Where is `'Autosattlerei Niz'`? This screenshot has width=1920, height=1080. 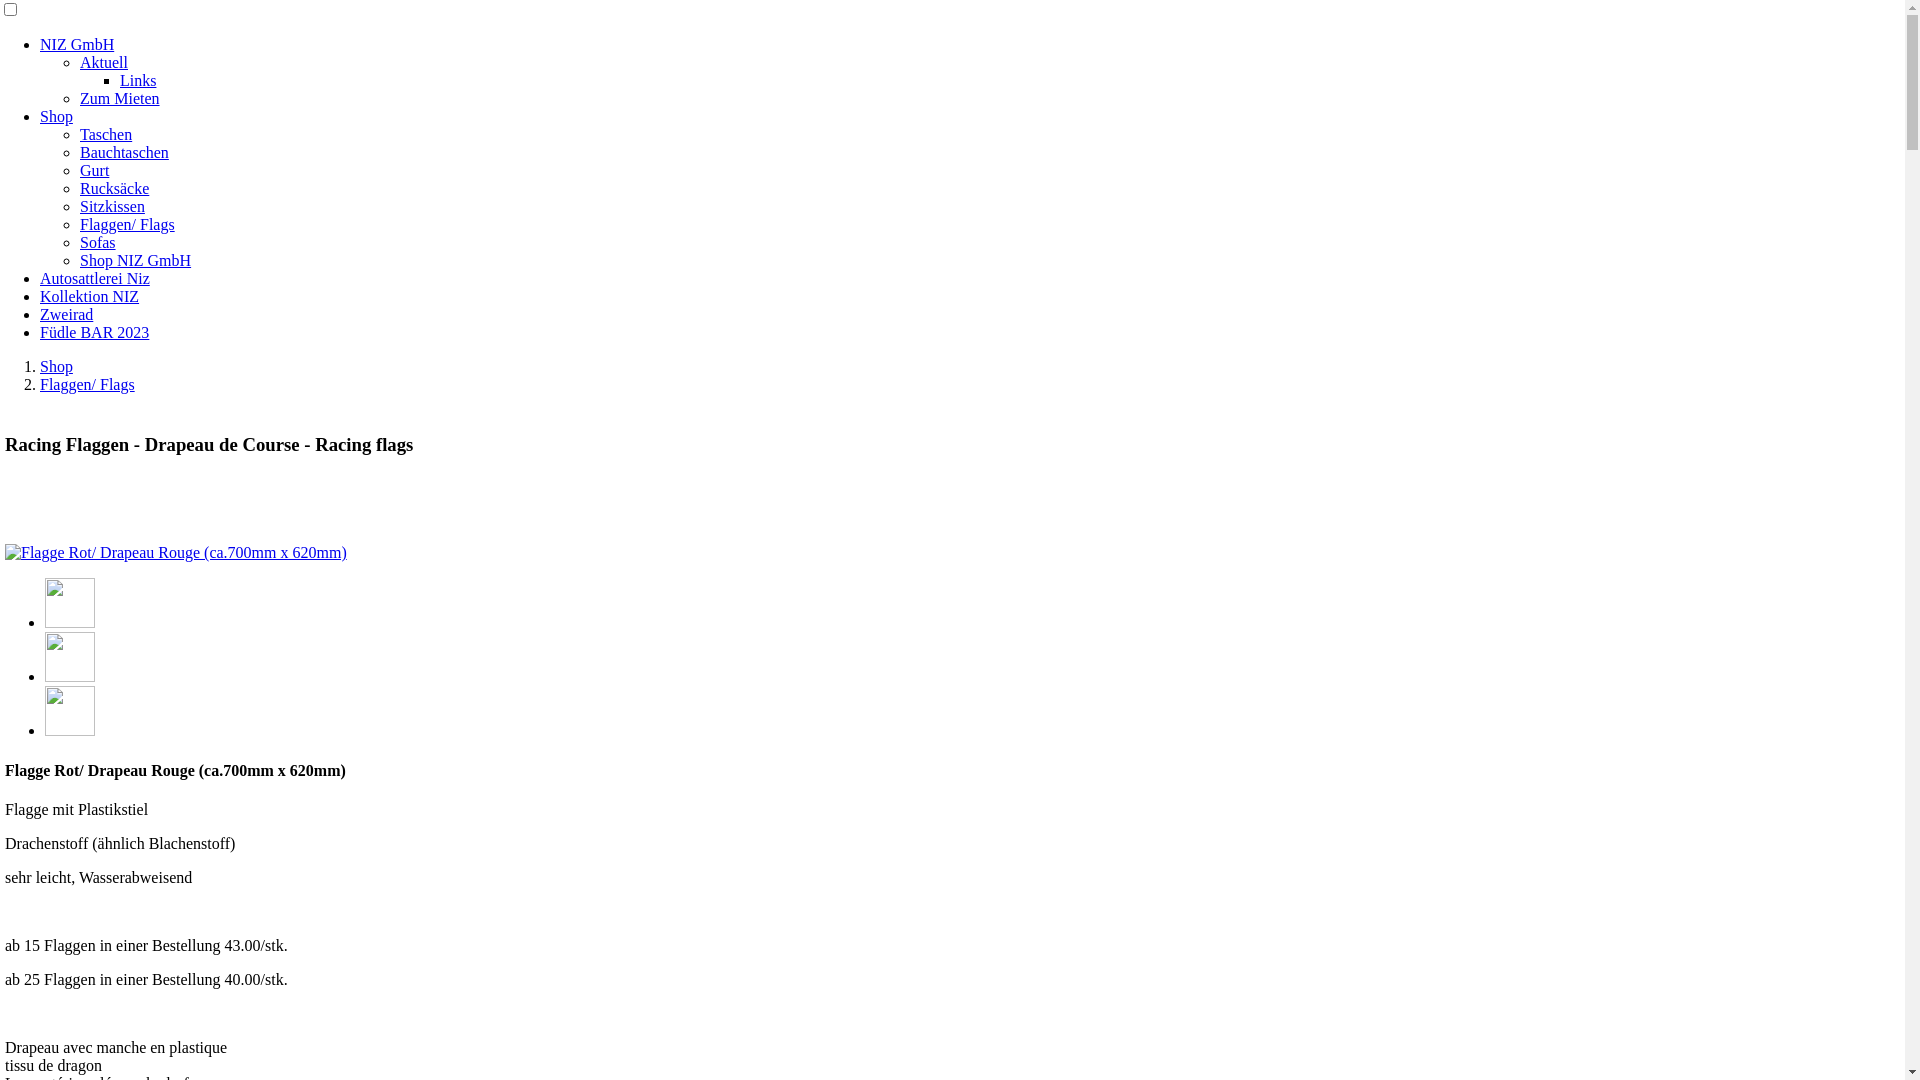 'Autosattlerei Niz' is located at coordinates (94, 278).